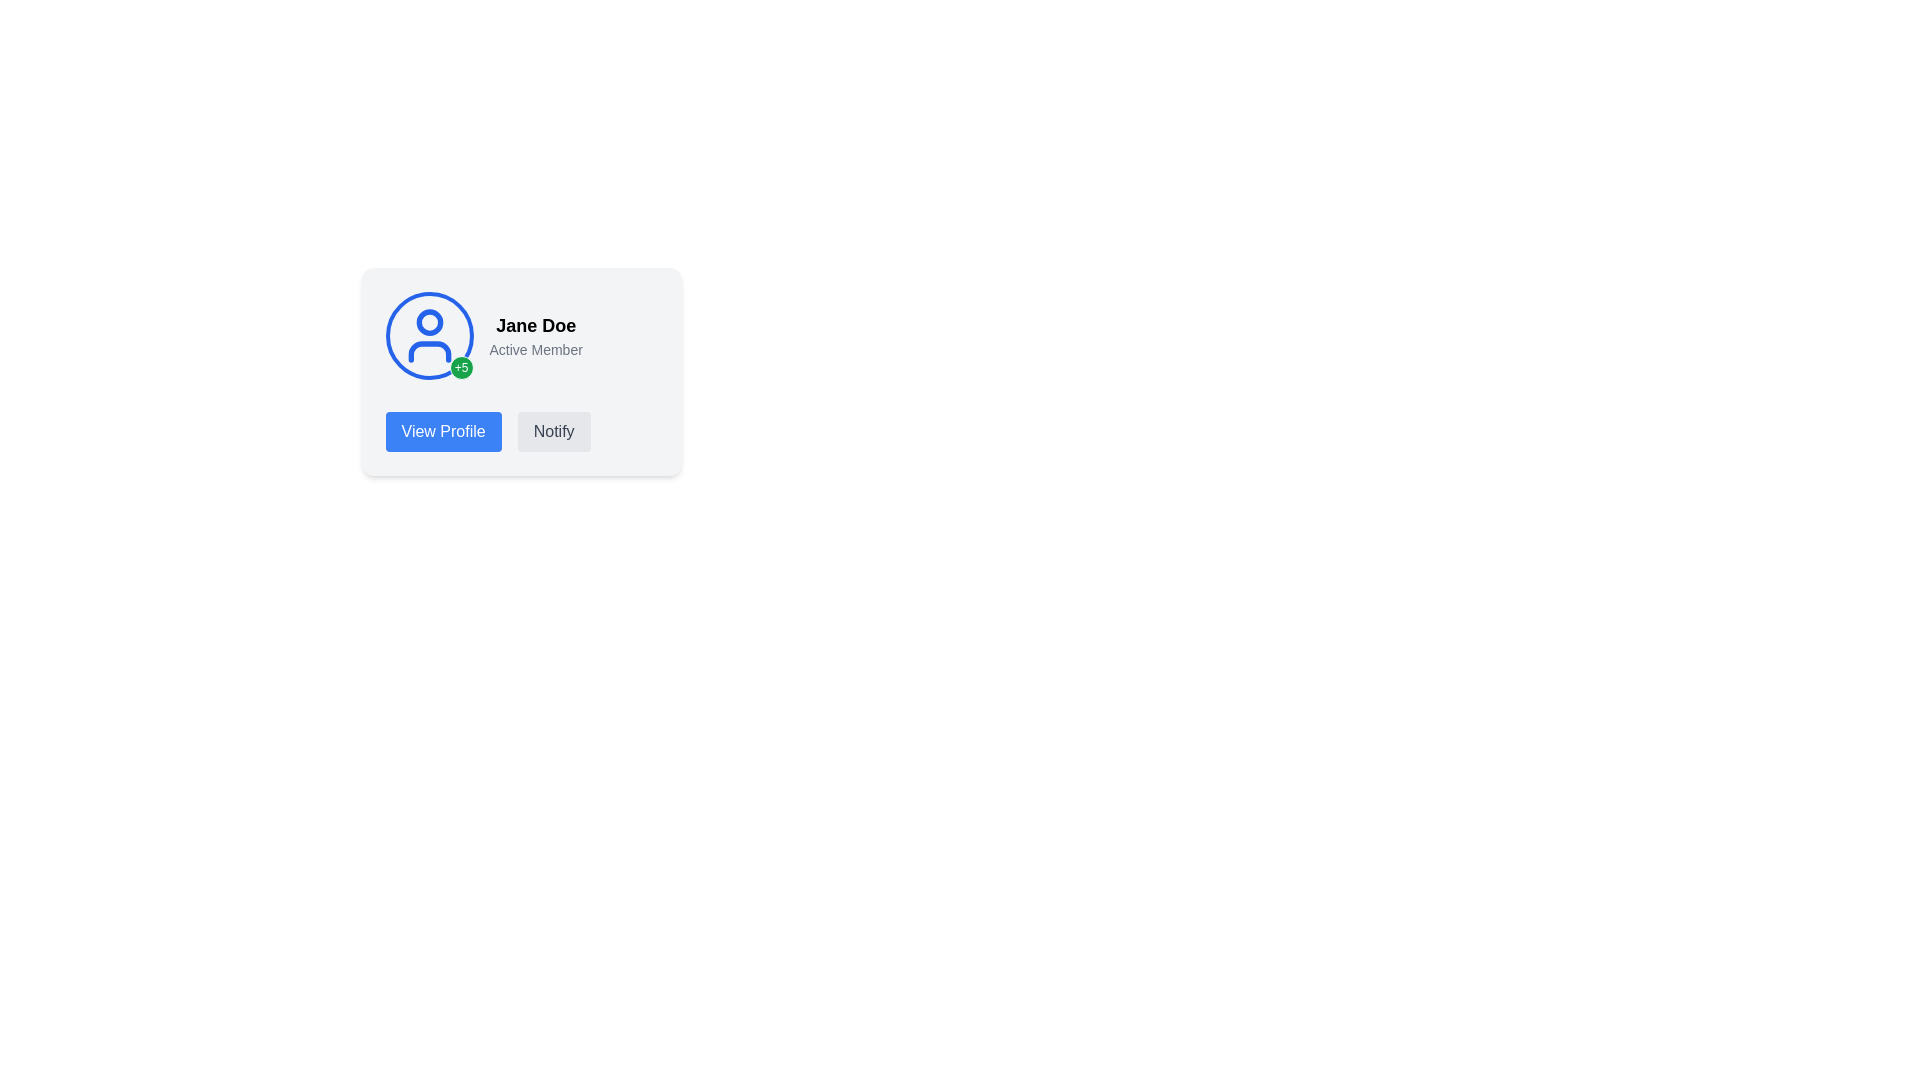  What do you see at coordinates (428, 321) in the screenshot?
I see `the circular head element of the person icon, which is outlined in blue and positioned to the left of the text 'Jane Doe \n Active Member'` at bounding box center [428, 321].